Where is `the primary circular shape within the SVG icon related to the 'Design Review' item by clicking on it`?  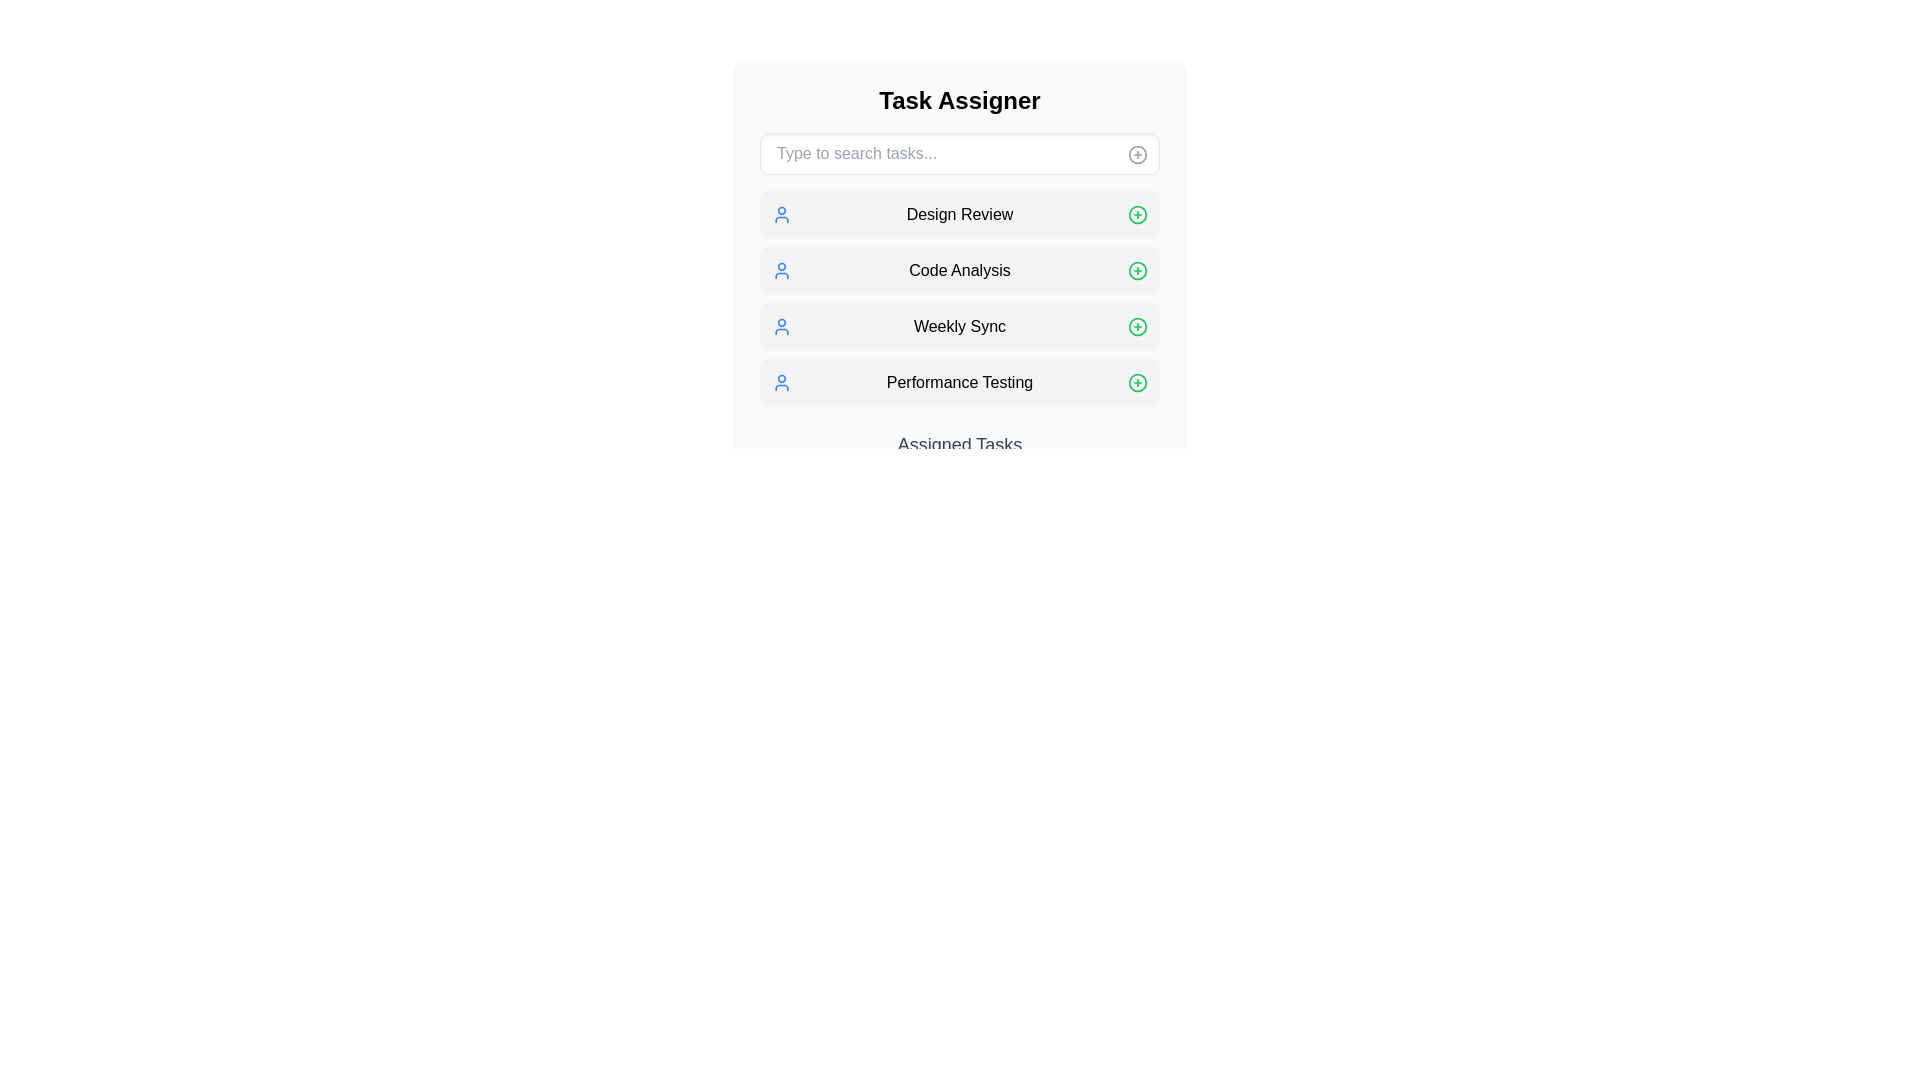 the primary circular shape within the SVG icon related to the 'Design Review' item by clicking on it is located at coordinates (1137, 215).